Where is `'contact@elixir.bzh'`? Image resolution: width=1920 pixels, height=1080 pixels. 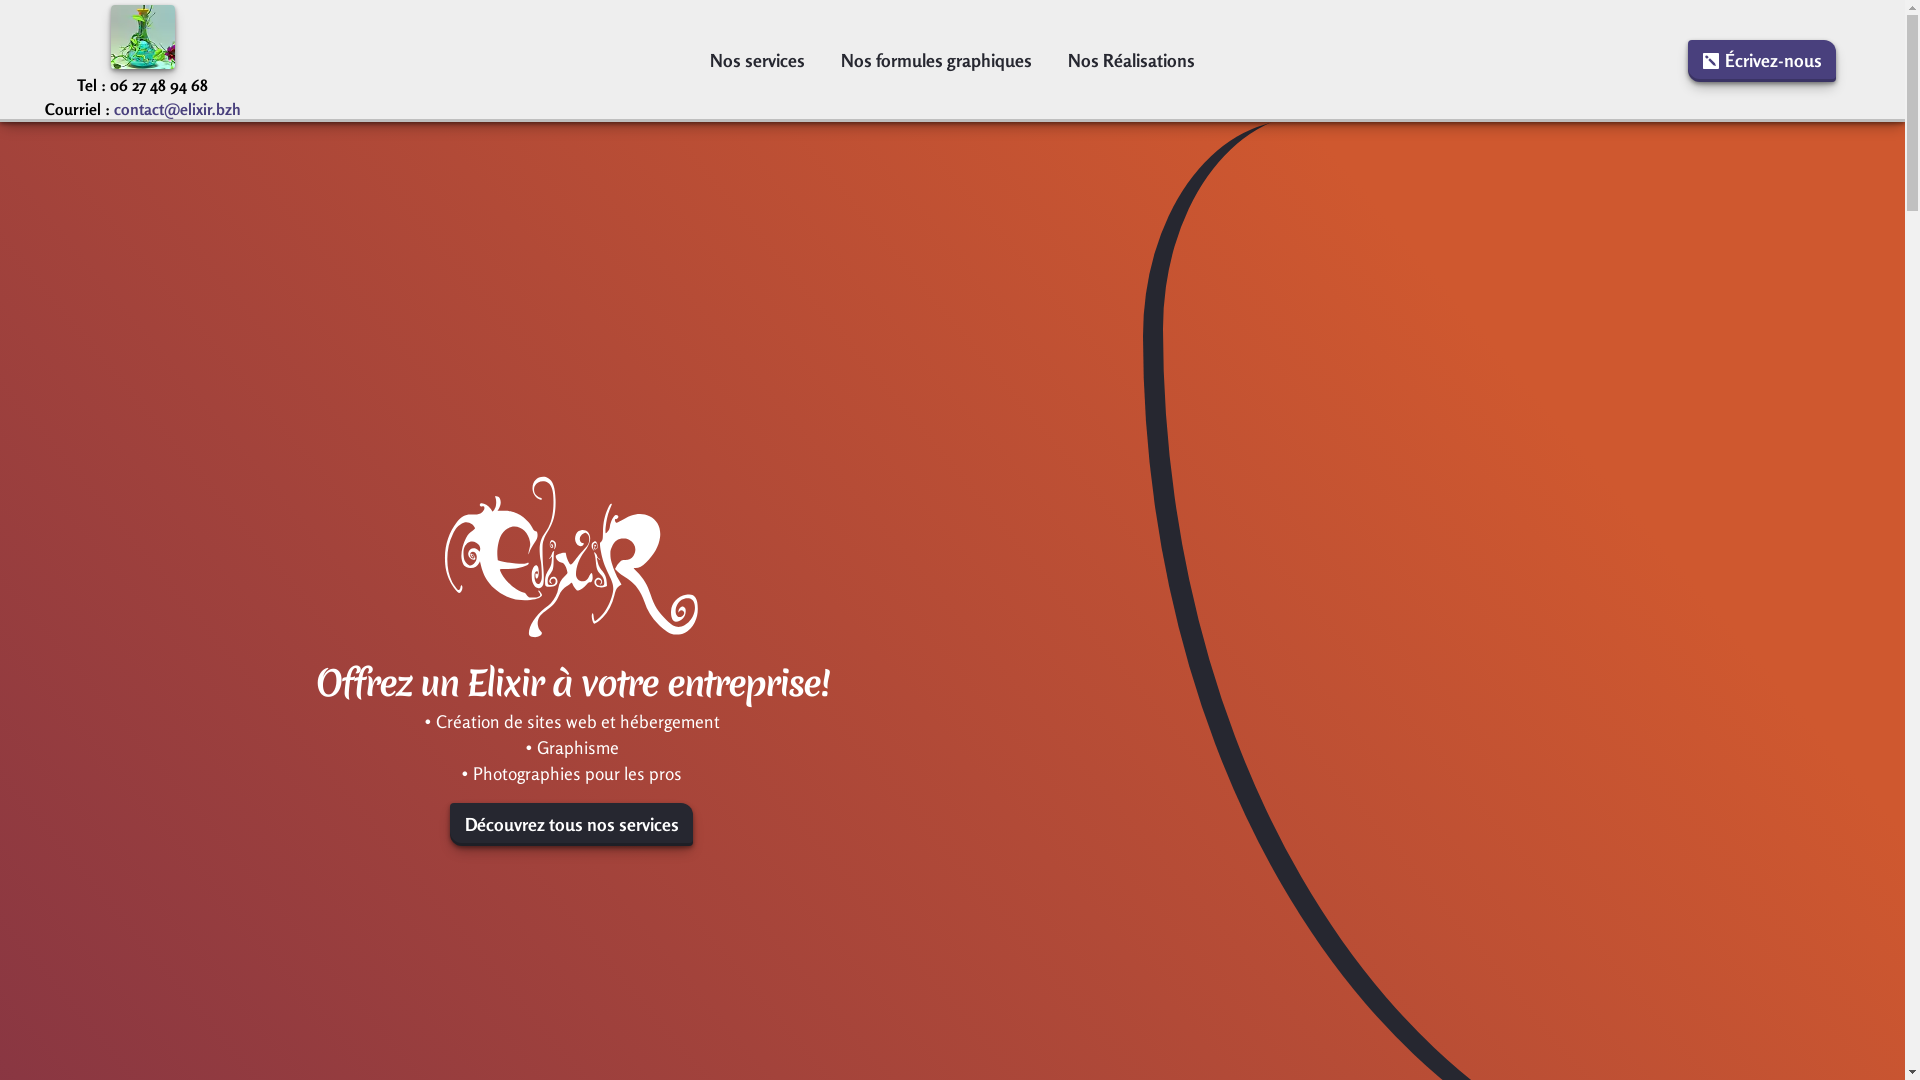 'contact@elixir.bzh' is located at coordinates (177, 108).